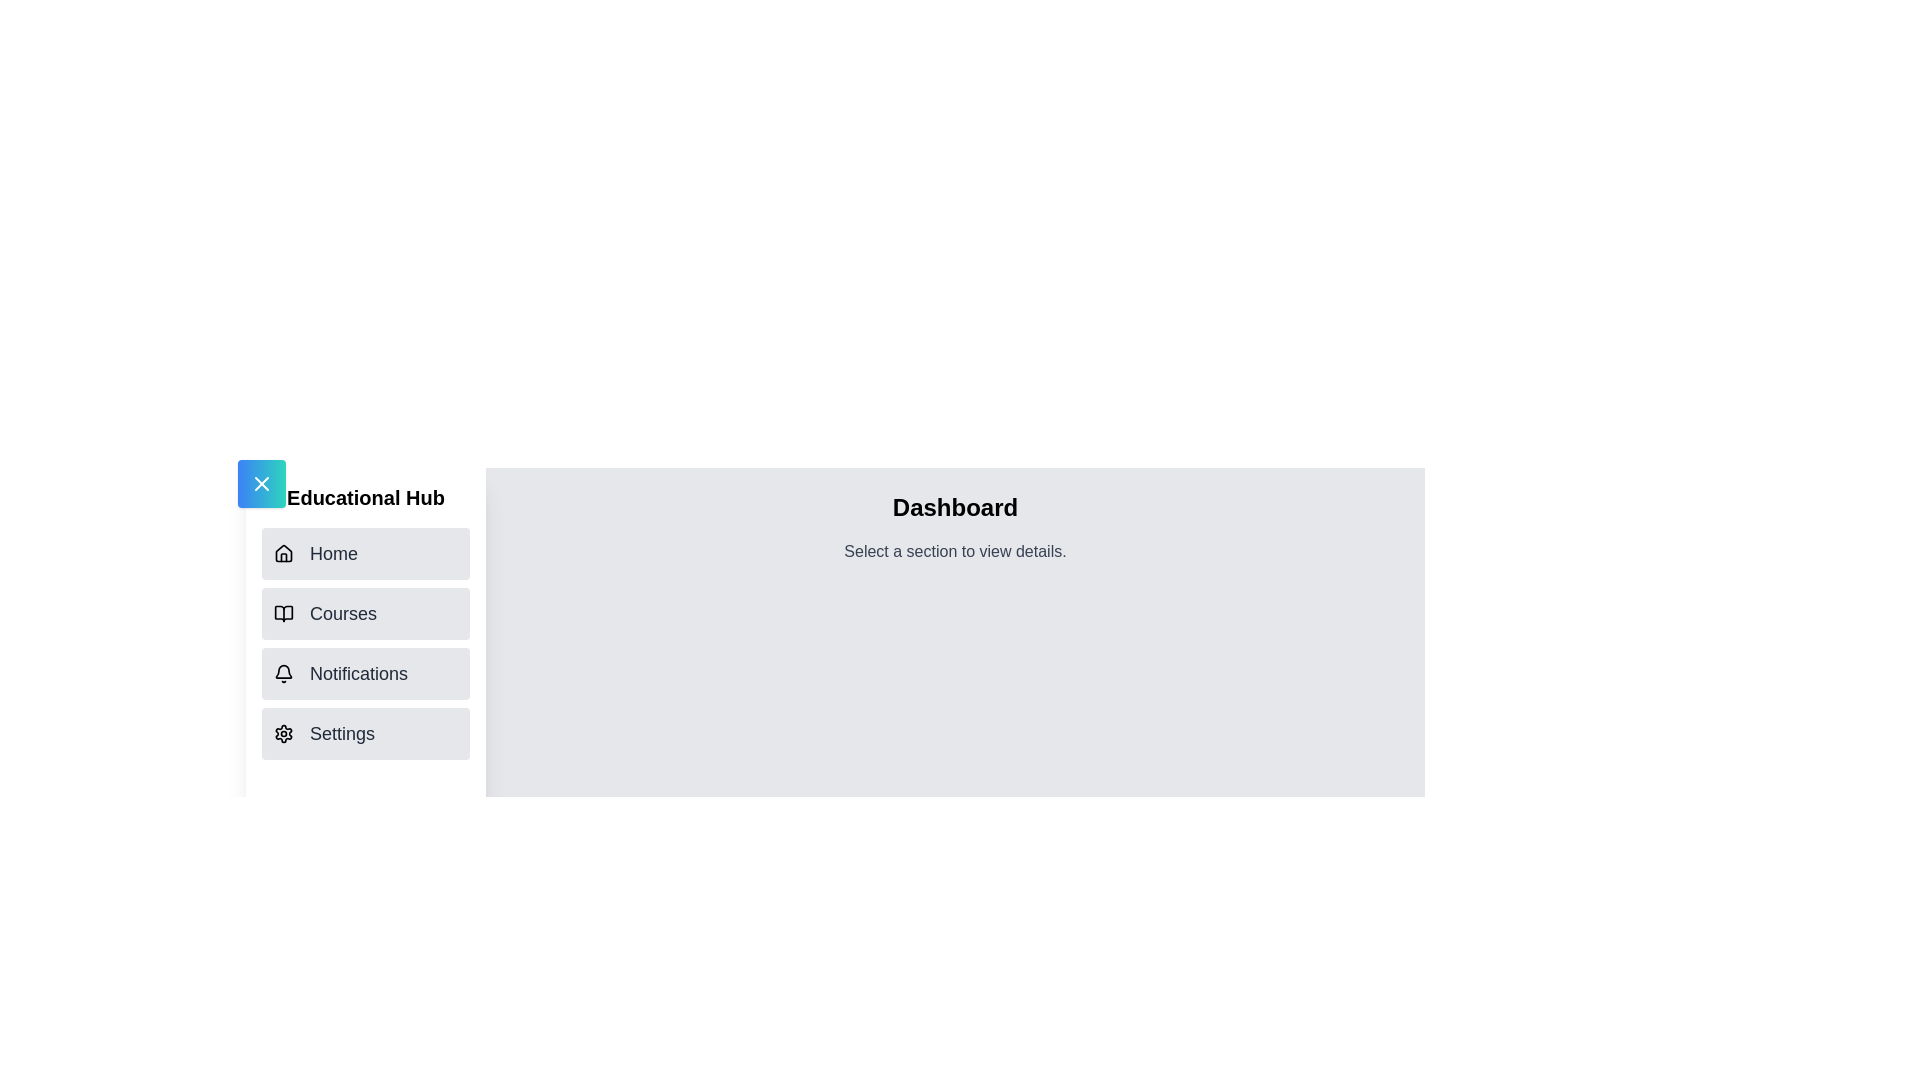 The width and height of the screenshot is (1920, 1080). I want to click on the navigation item Courses, so click(365, 612).